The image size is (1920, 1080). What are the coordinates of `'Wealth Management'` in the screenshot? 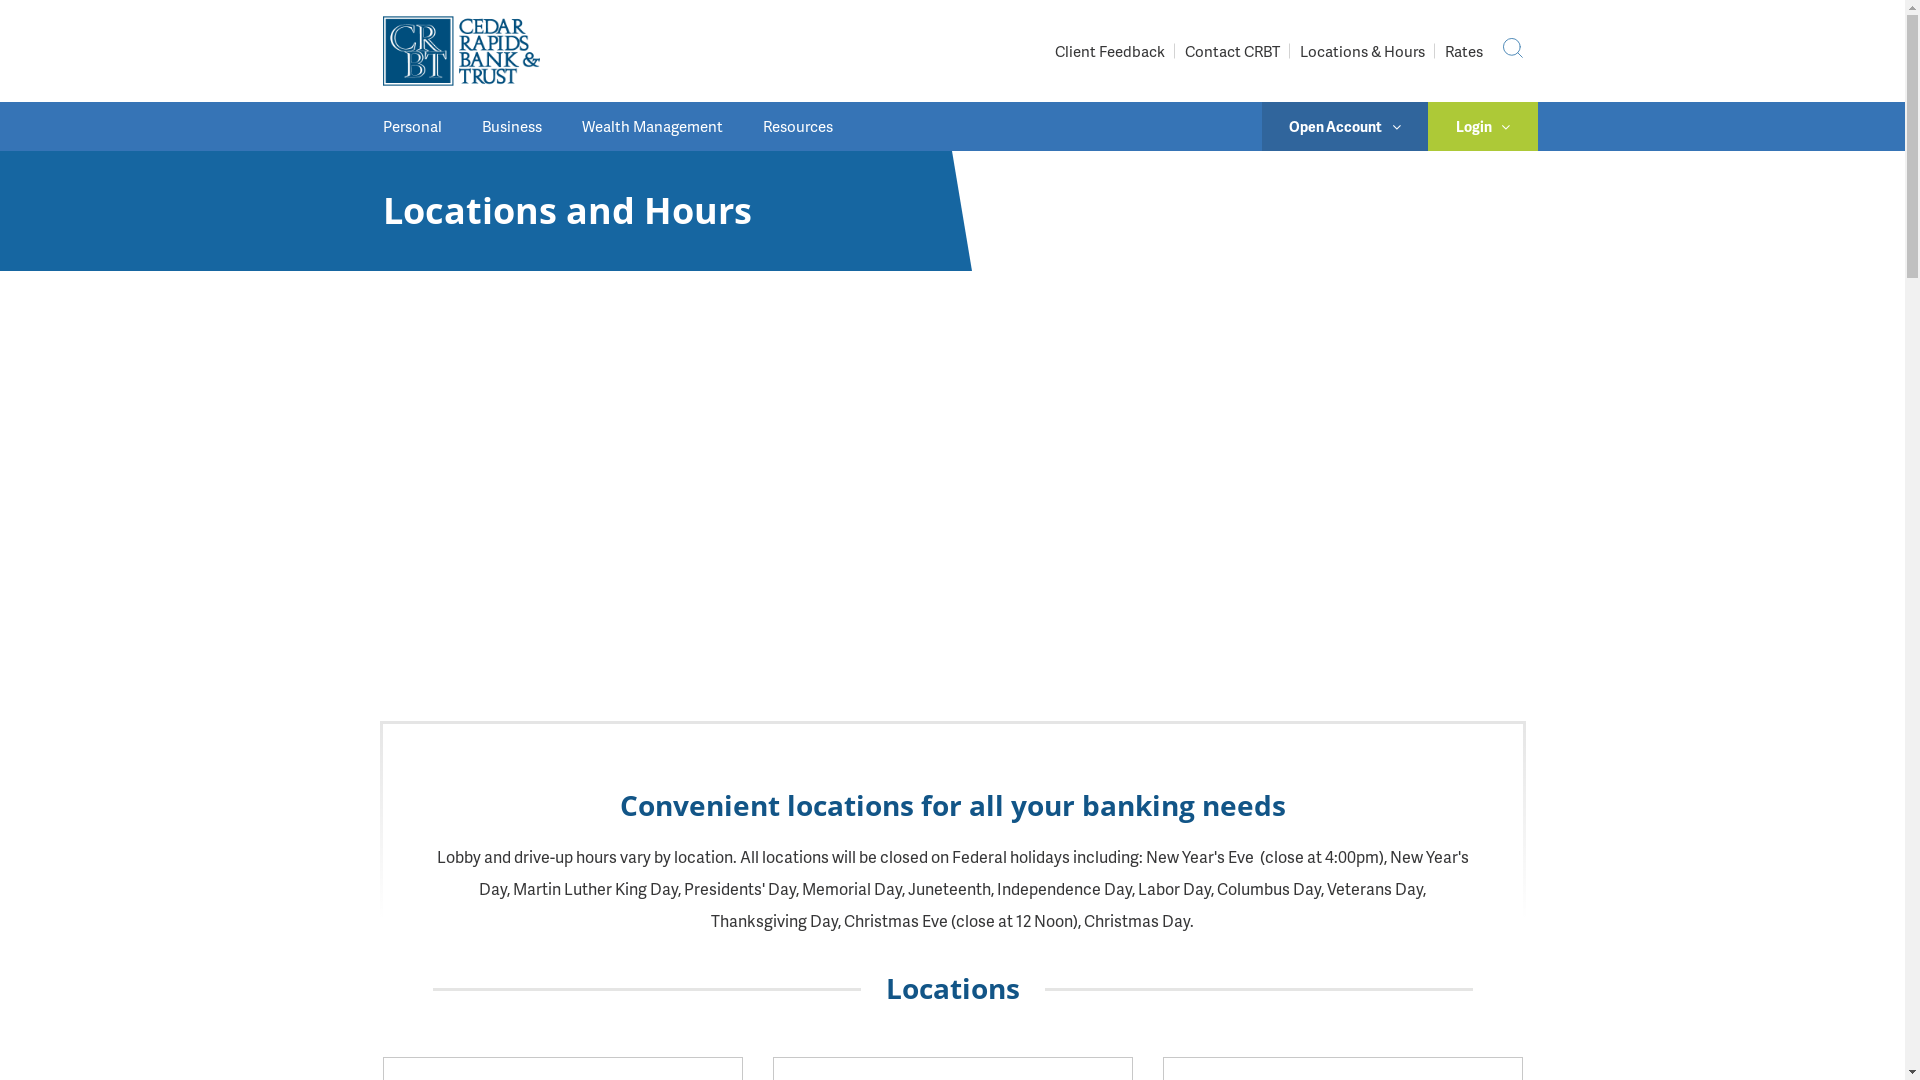 It's located at (652, 126).